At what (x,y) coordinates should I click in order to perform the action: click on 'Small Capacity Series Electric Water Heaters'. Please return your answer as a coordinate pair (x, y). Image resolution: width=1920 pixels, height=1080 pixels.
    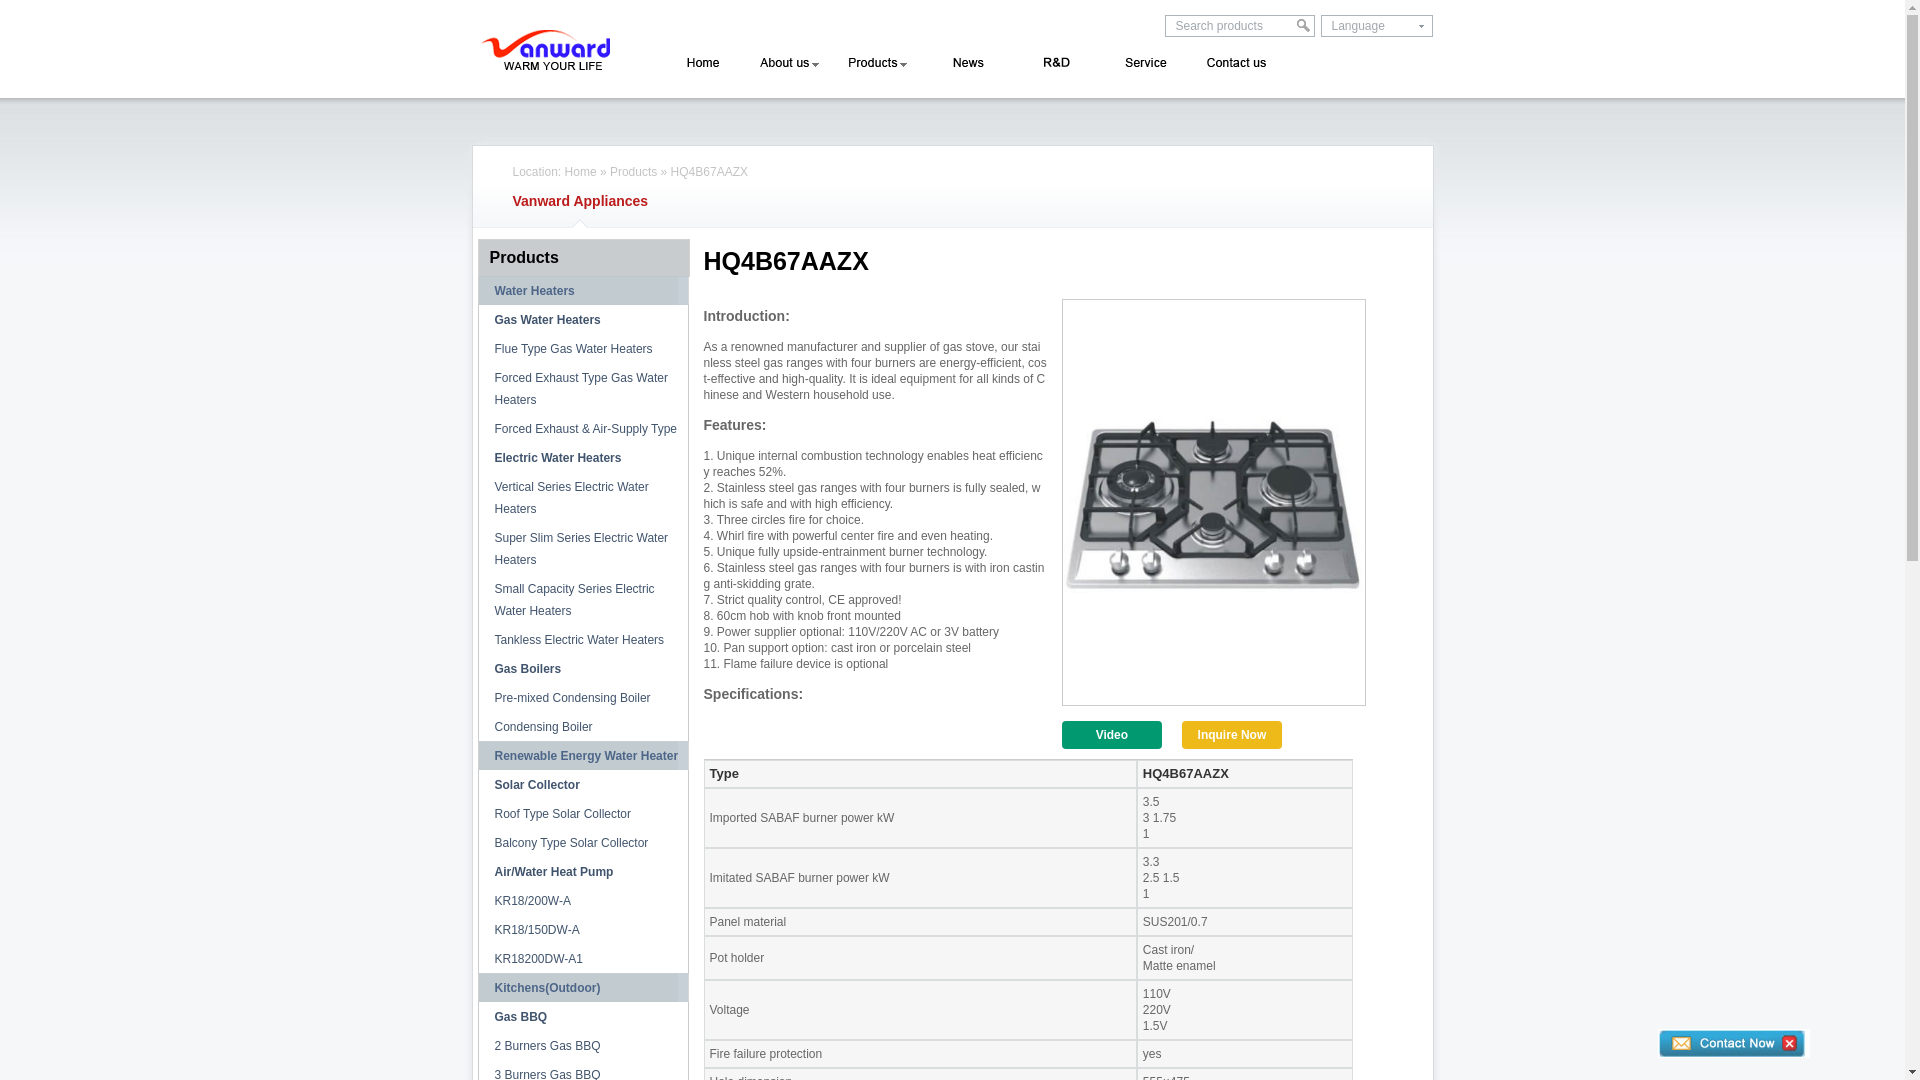
    Looking at the image, I should click on (582, 599).